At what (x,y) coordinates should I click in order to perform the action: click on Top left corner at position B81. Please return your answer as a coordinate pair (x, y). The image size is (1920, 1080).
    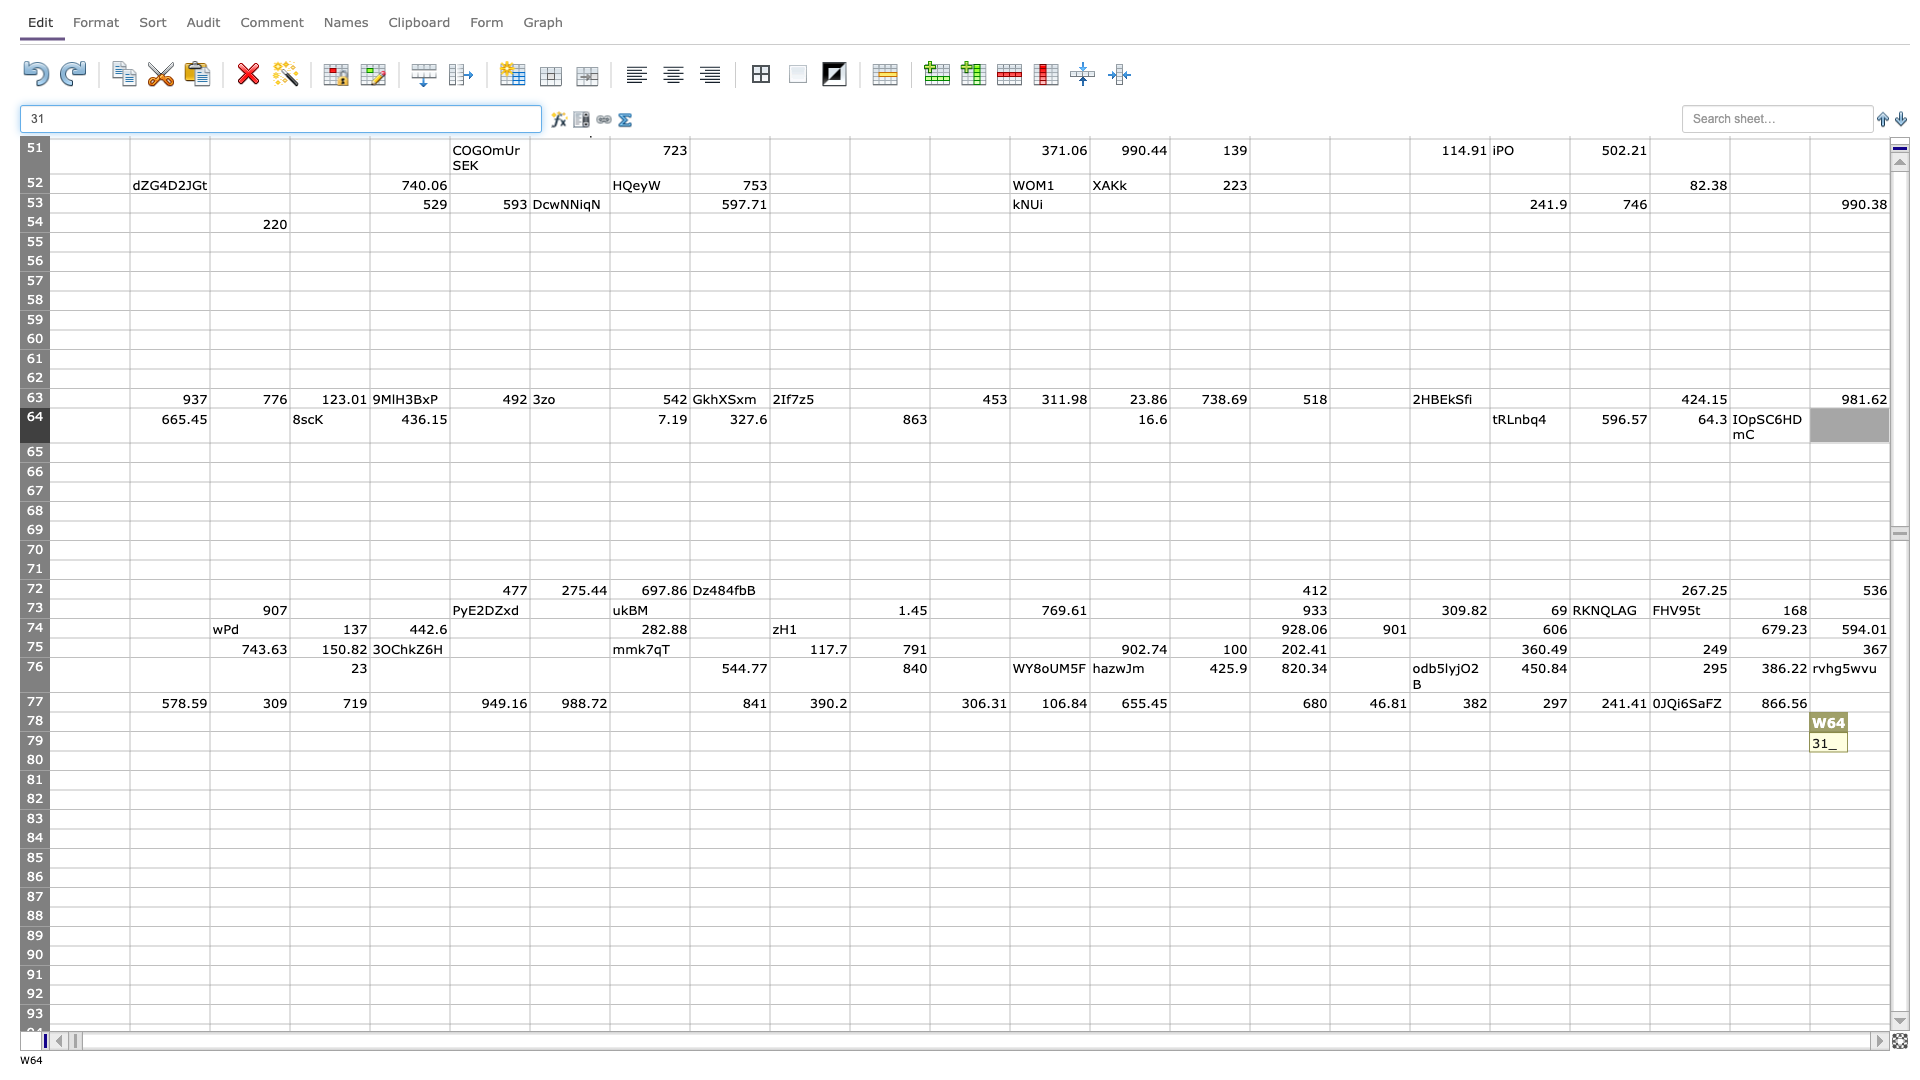
    Looking at the image, I should click on (128, 769).